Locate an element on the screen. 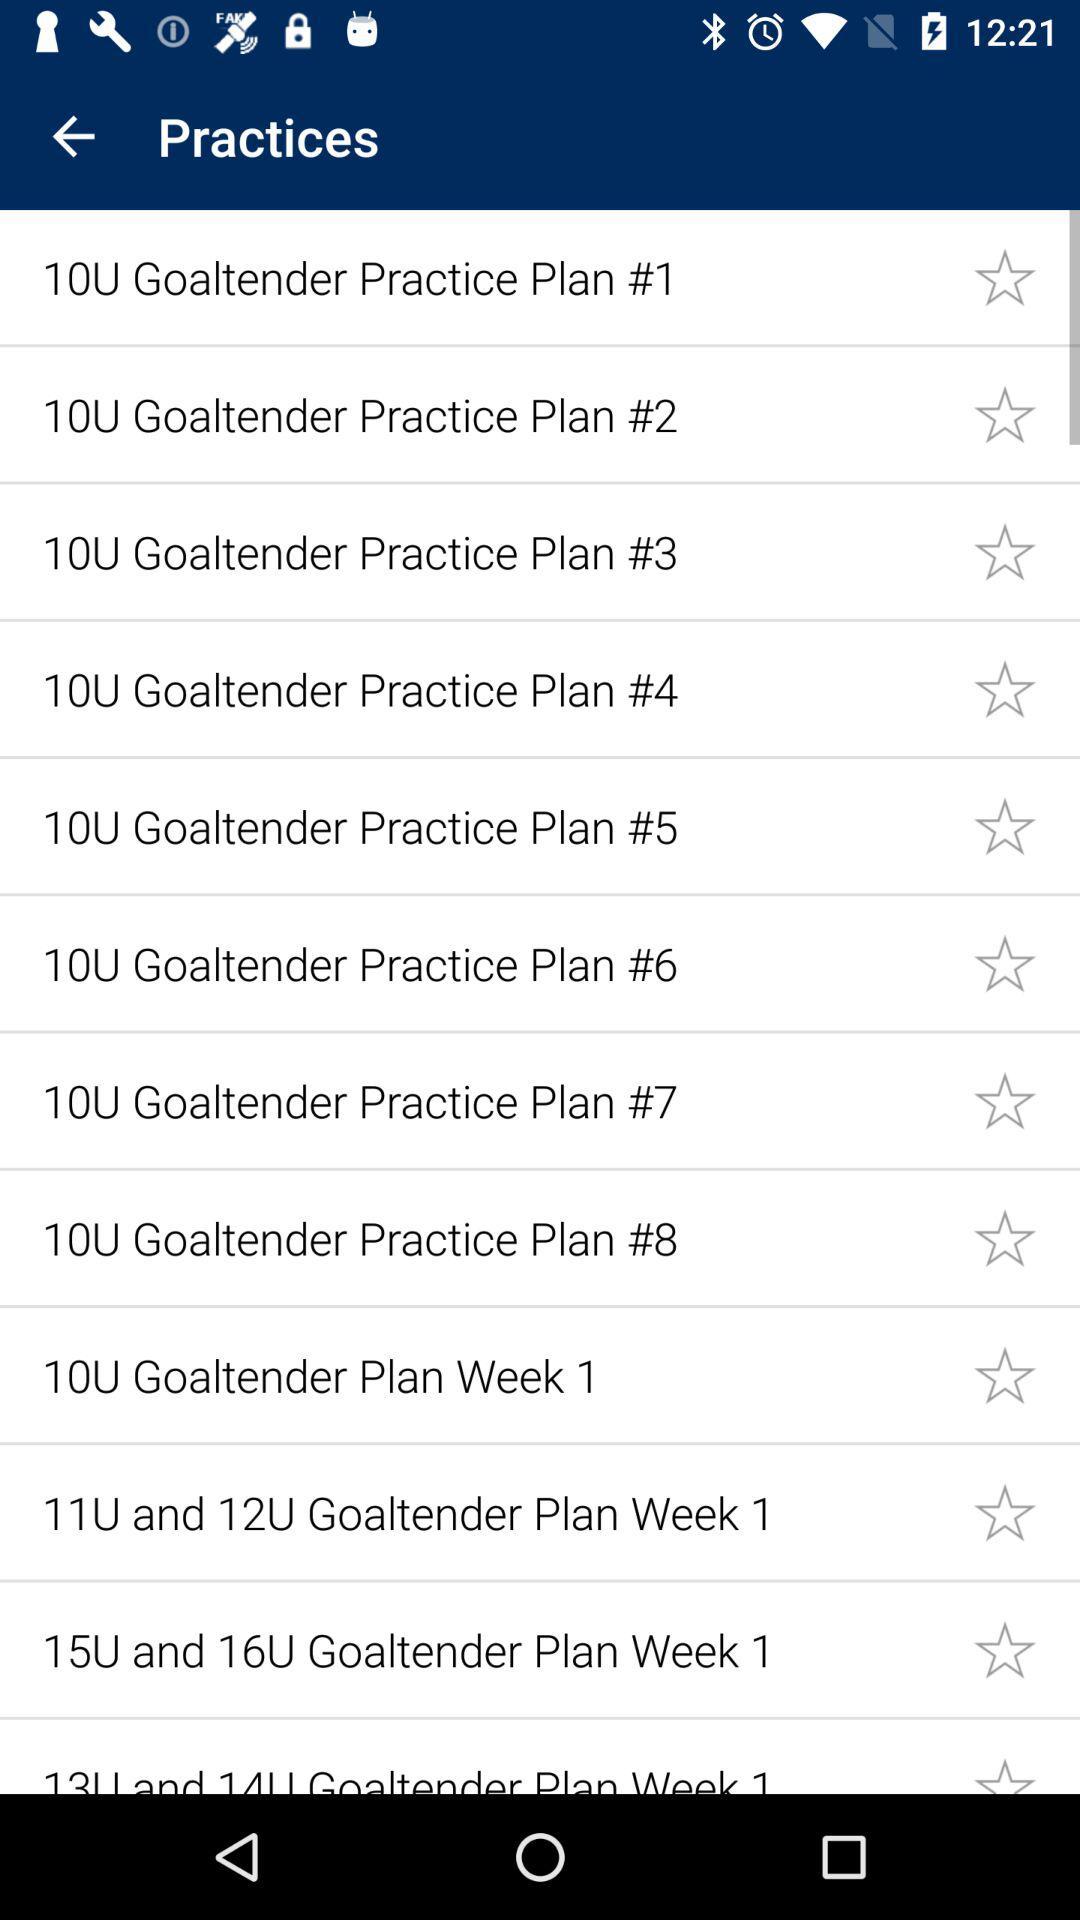 Image resolution: width=1080 pixels, height=1920 pixels. plan selection star is located at coordinates (1026, 1236).